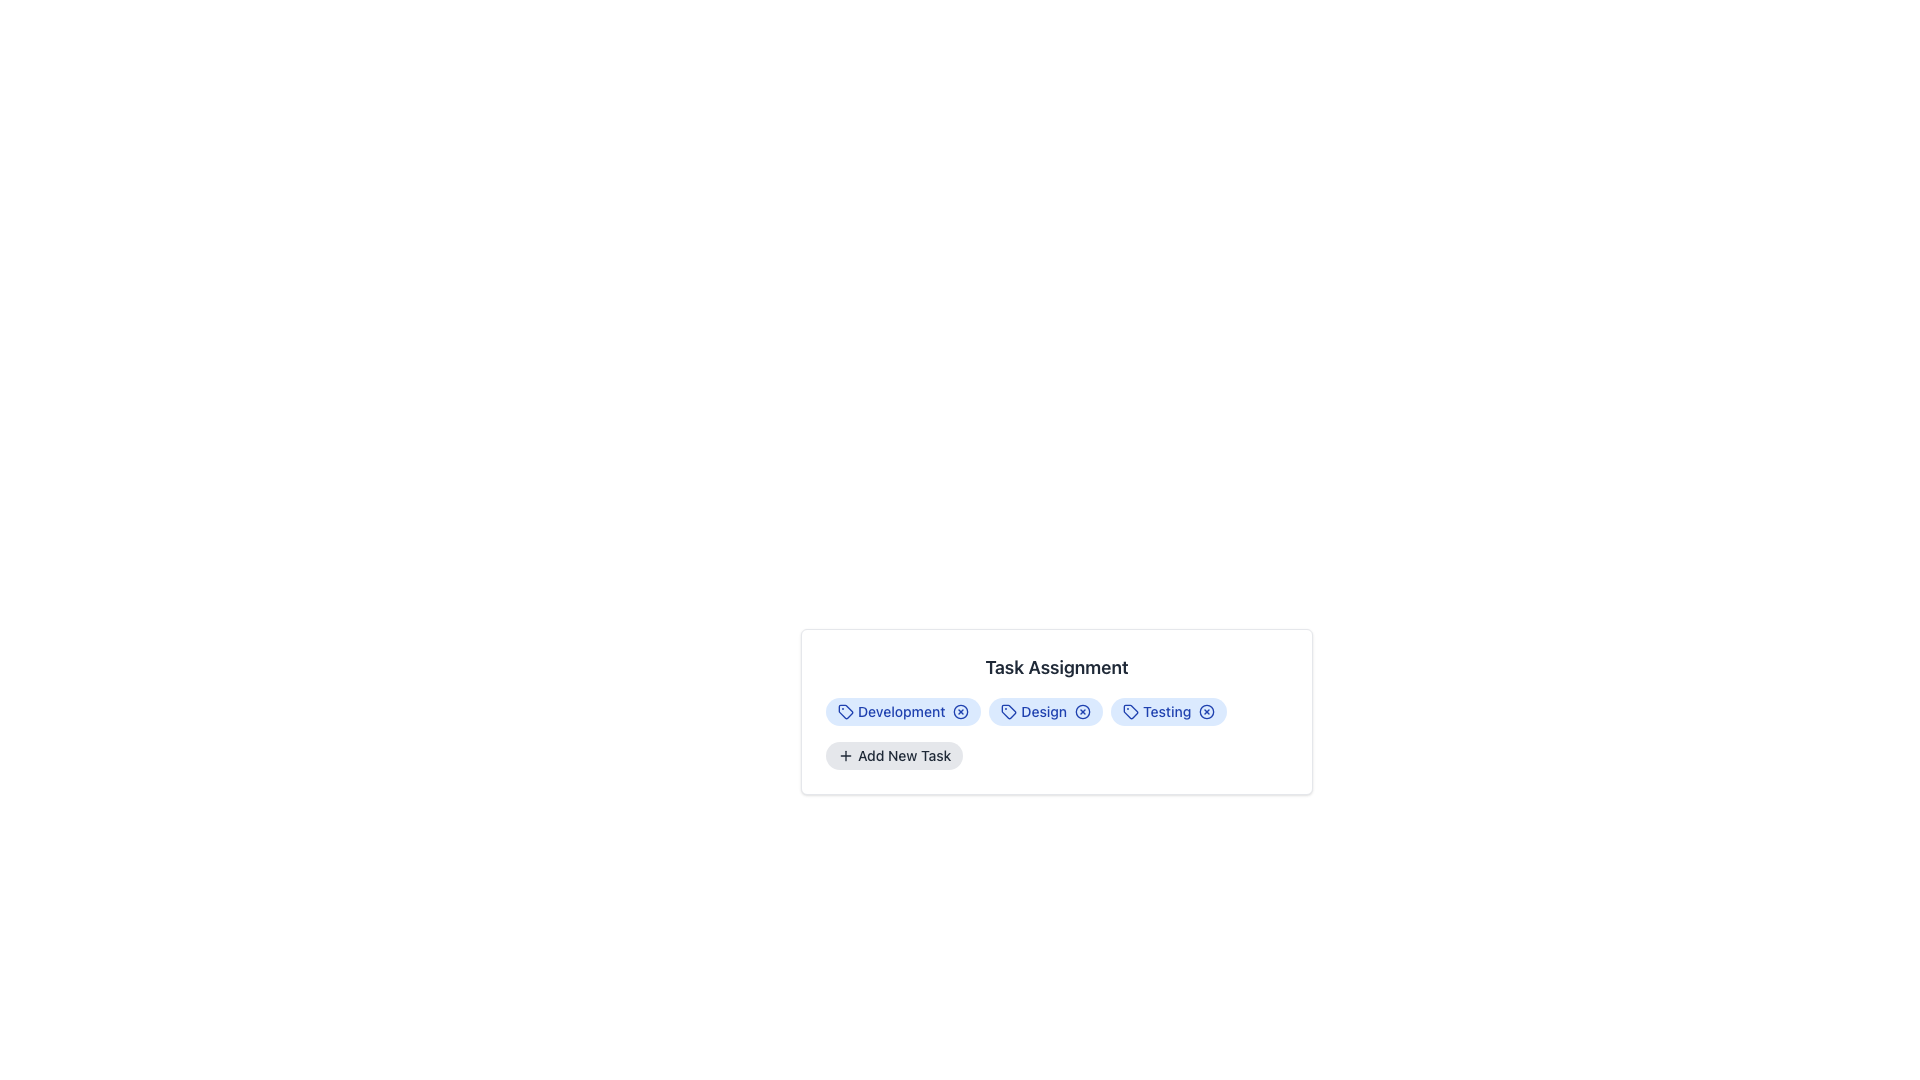 This screenshot has height=1080, width=1920. I want to click on label of the task type element which is a composite component with a light blue background and the text 'Design' in blue, so click(1045, 711).